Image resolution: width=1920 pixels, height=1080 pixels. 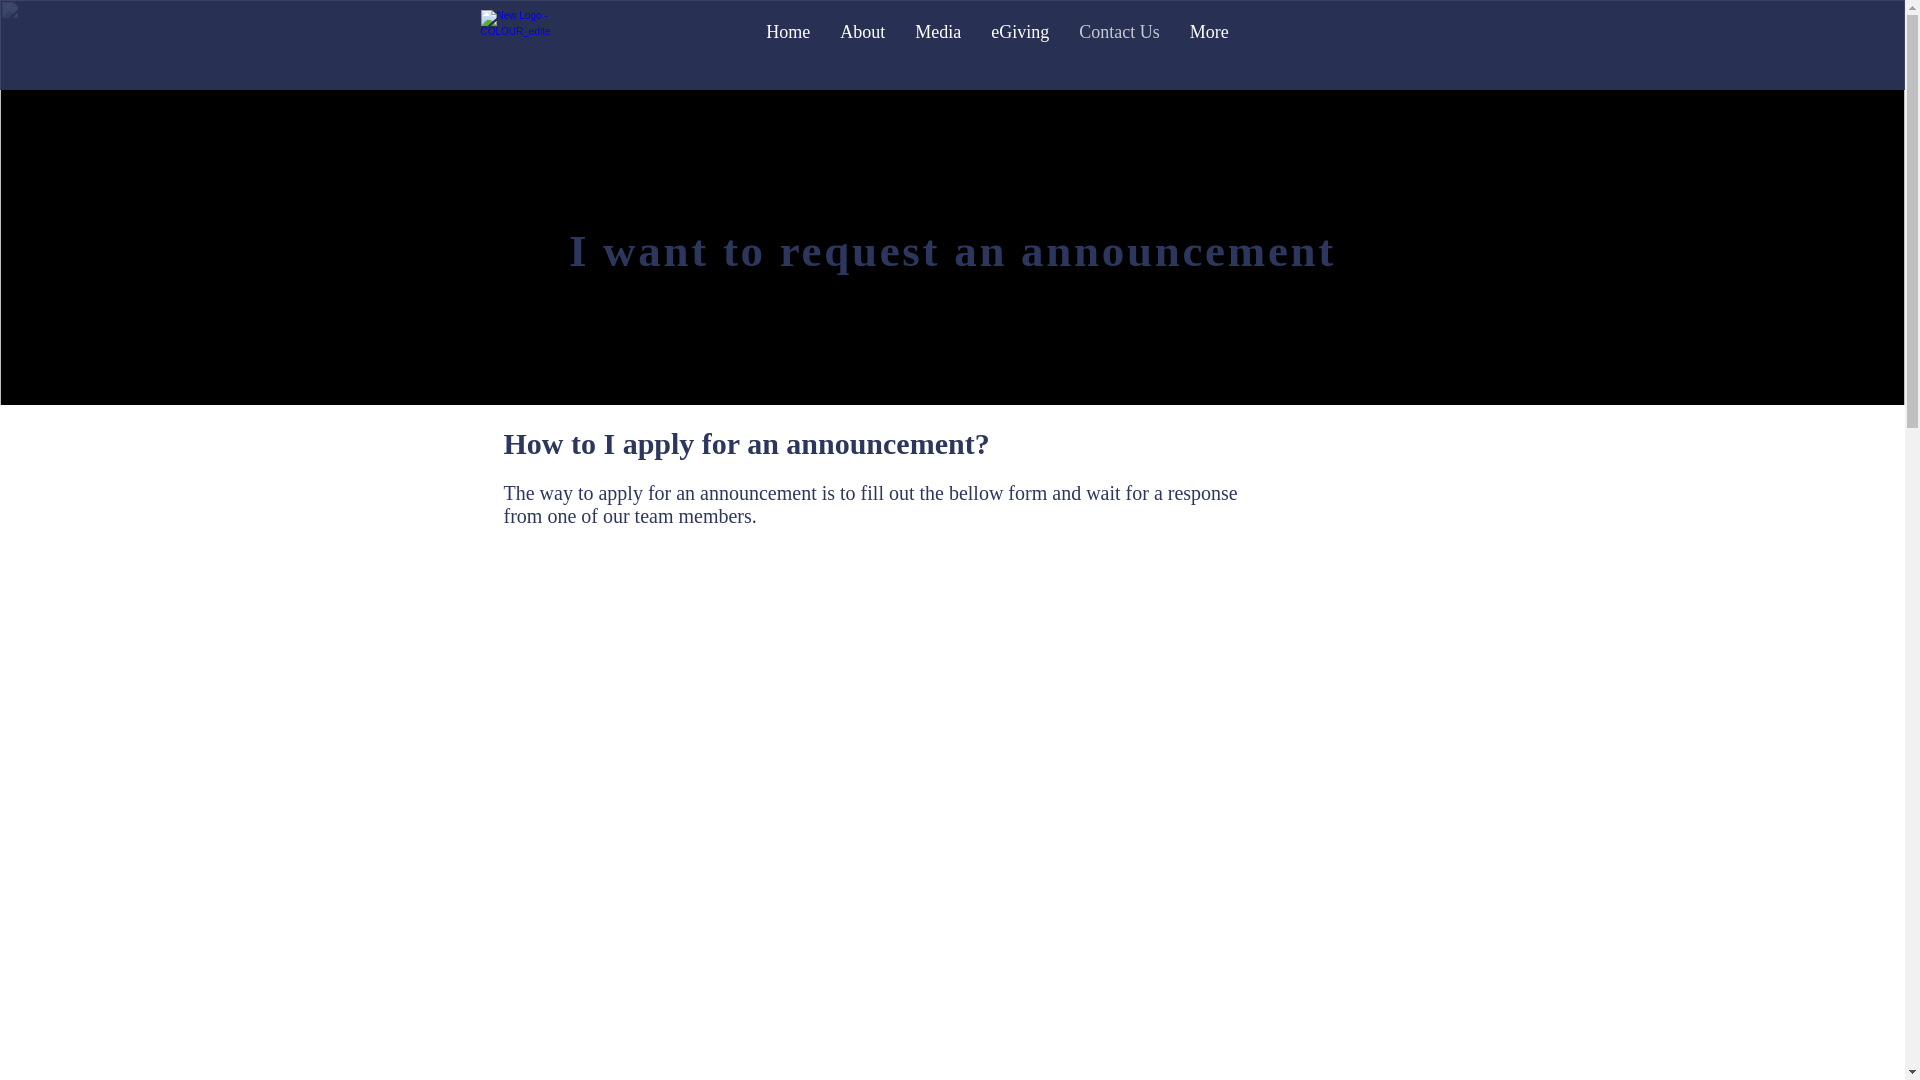 I want to click on 'Home', so click(x=786, y=45).